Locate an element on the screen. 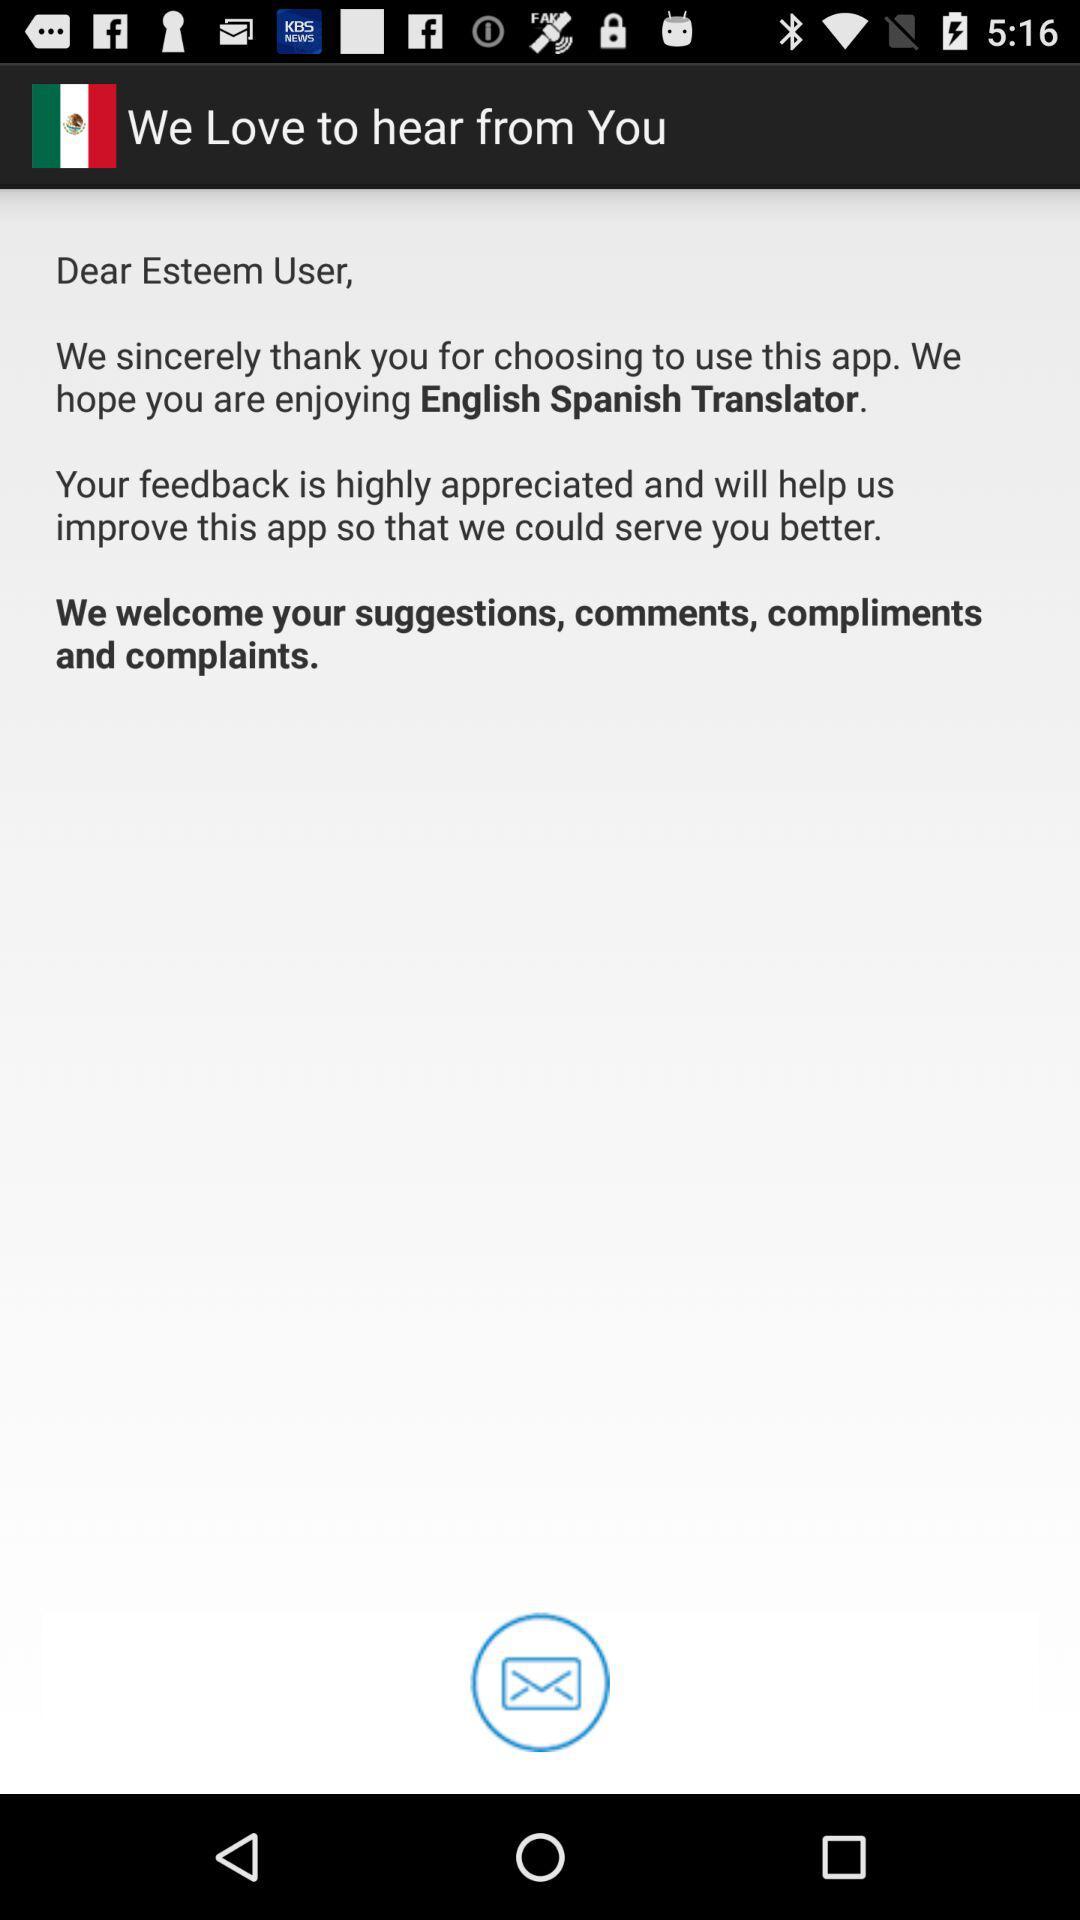 This screenshot has height=1920, width=1080. email link is located at coordinates (540, 1681).